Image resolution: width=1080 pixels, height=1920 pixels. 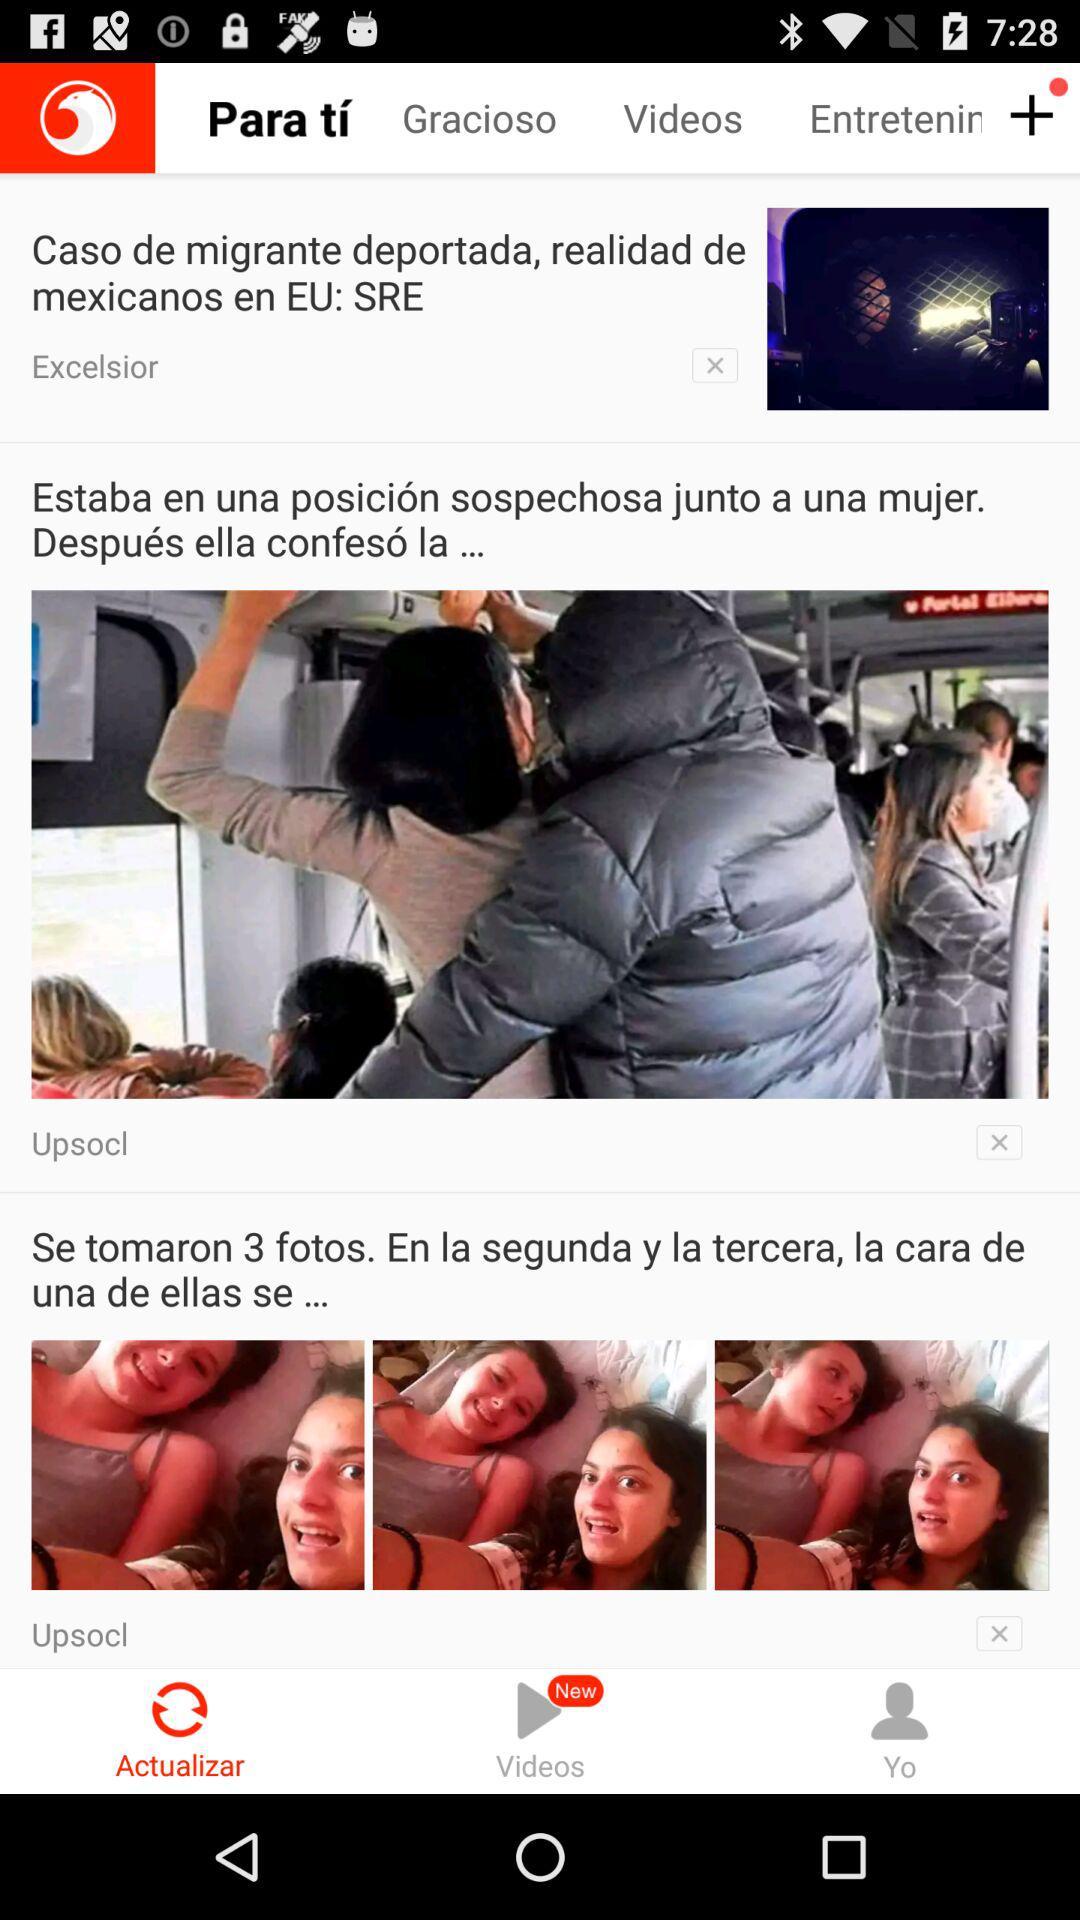 I want to click on the item to the left of the videos app, so click(x=511, y=117).